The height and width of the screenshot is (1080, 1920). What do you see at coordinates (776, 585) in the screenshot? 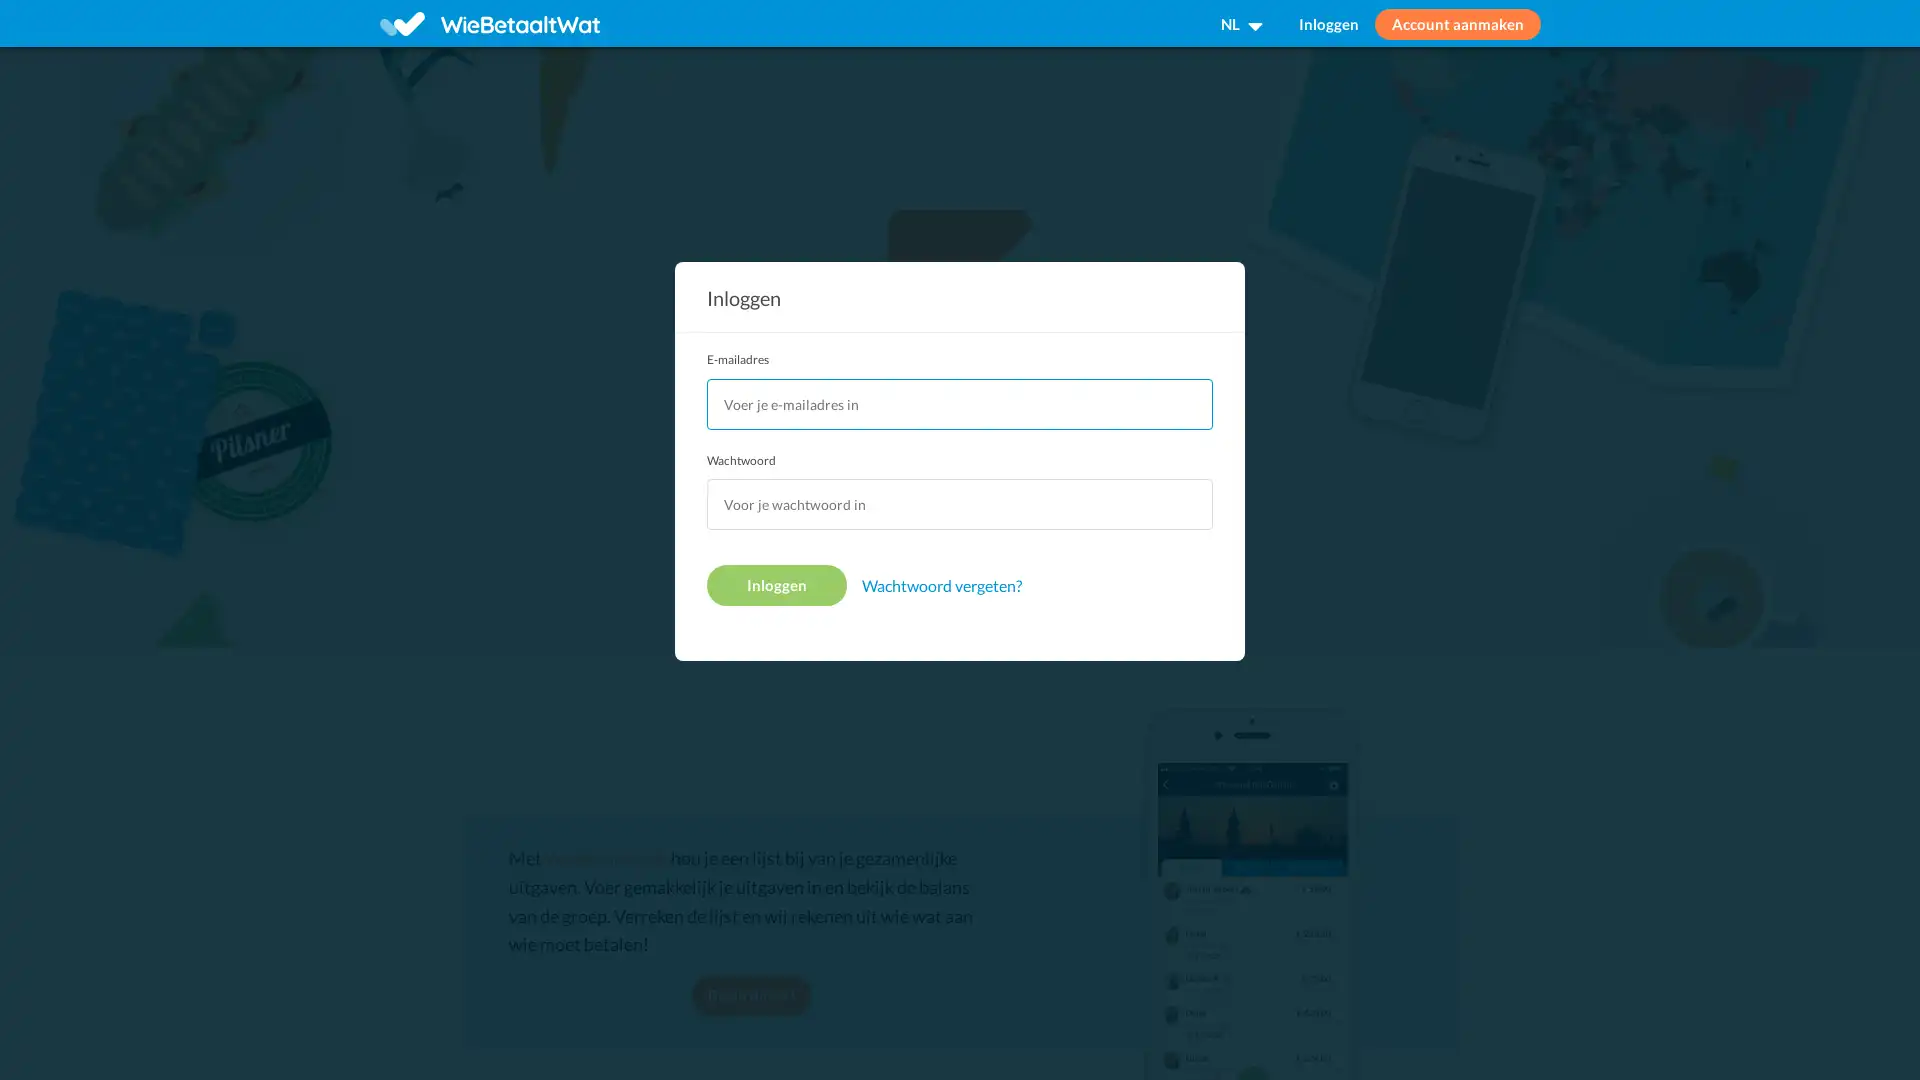
I see `Inloggen` at bounding box center [776, 585].